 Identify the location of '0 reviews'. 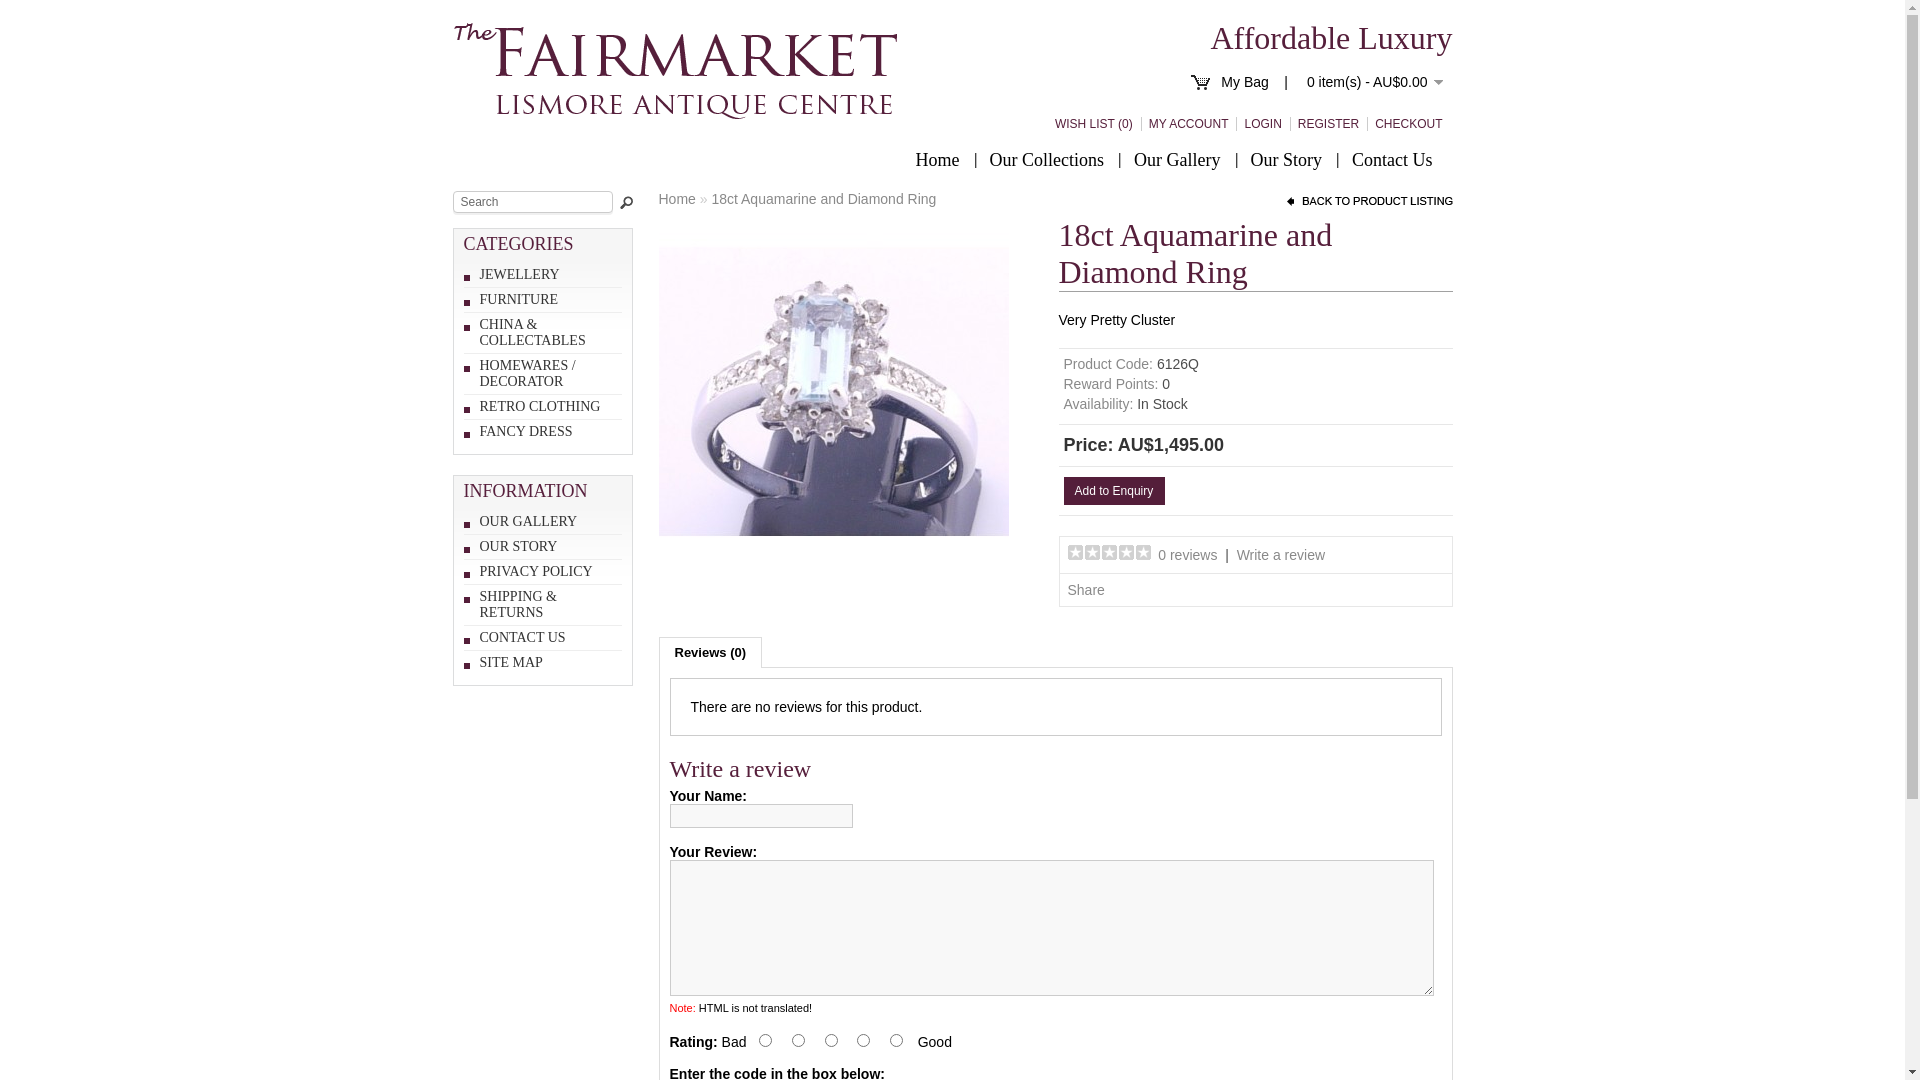
(1157, 555).